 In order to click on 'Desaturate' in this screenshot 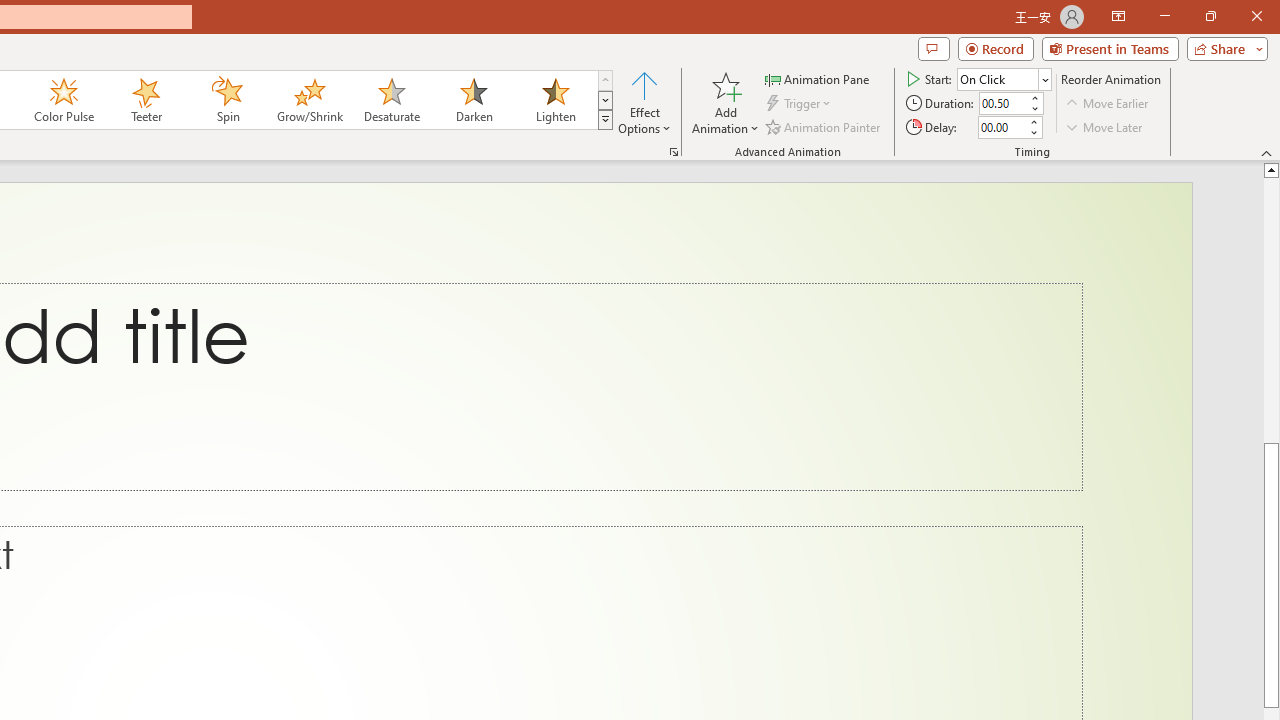, I will do `click(391, 100)`.